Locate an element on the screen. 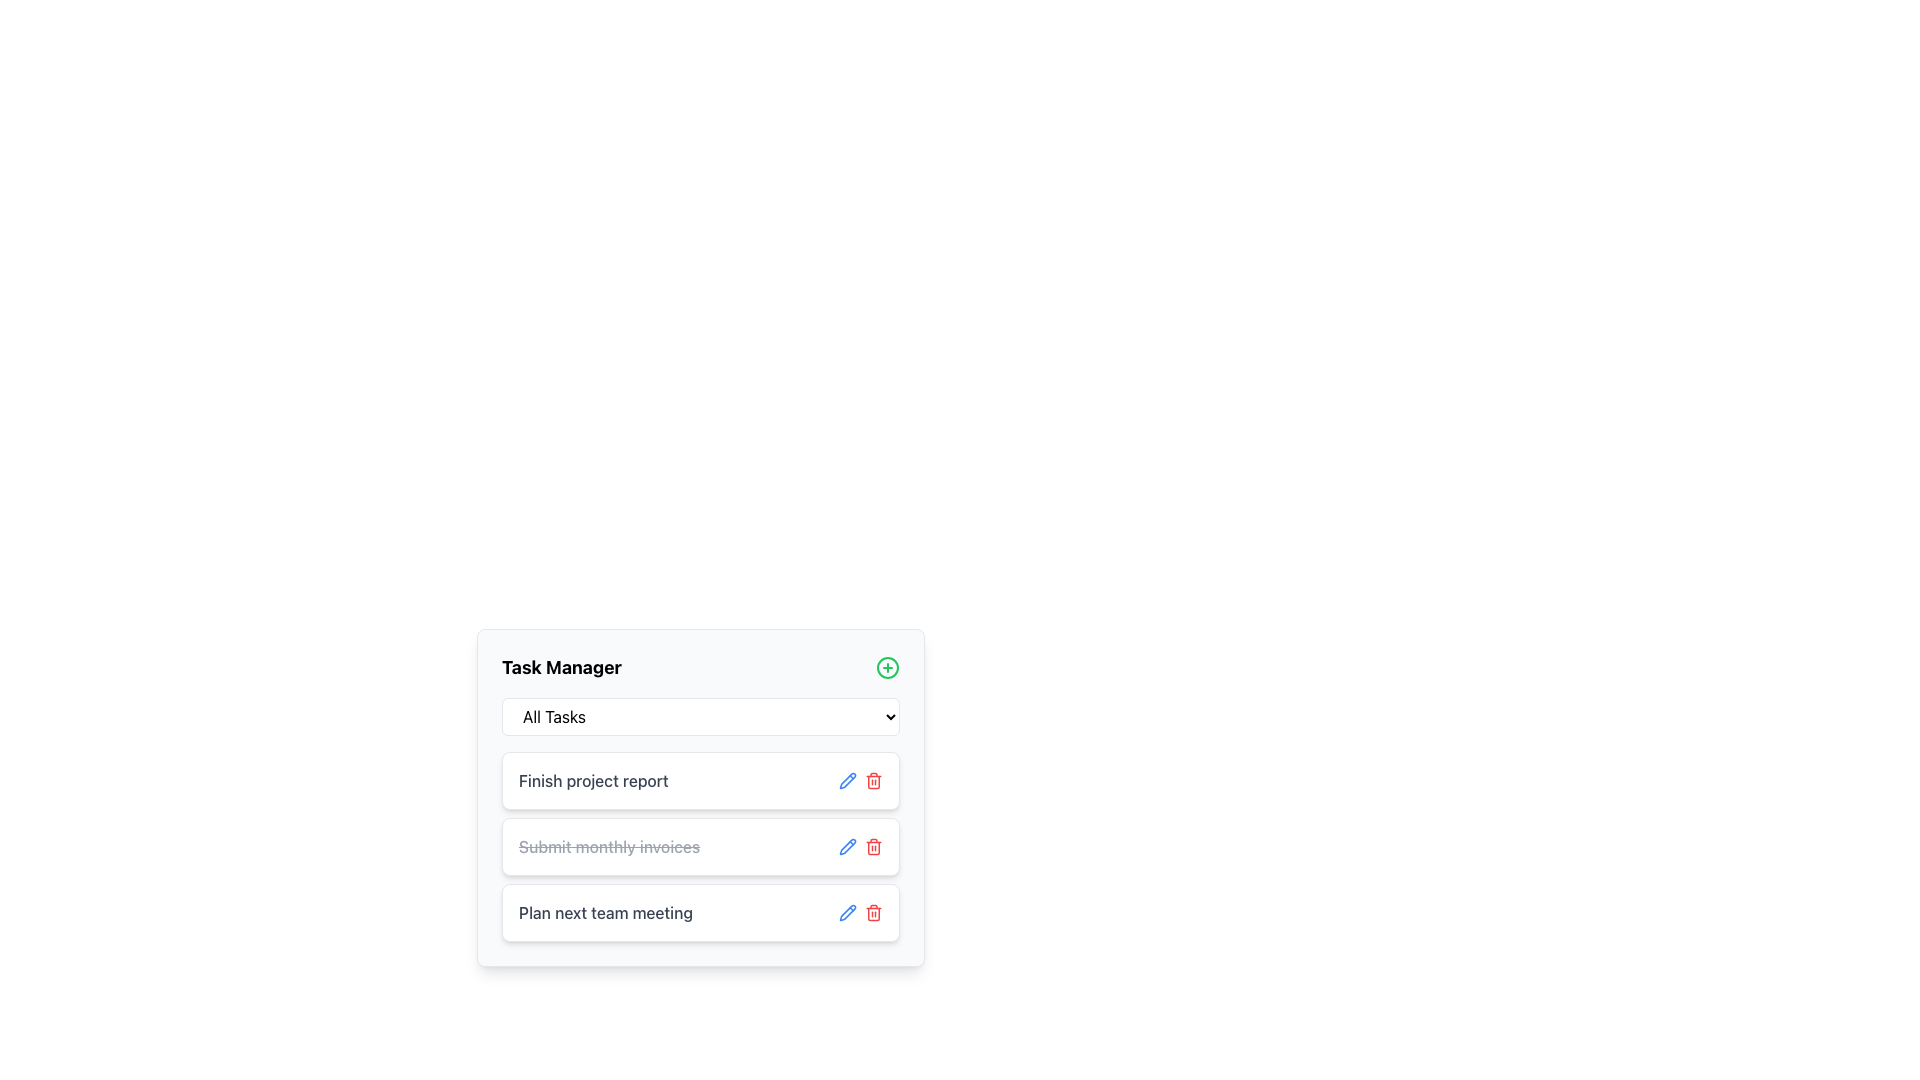  the edit icon located in the Task Manager interface, which is positioned to the left of the trash bin icon and aligned with the 'Finish project report' task row is located at coordinates (848, 911).